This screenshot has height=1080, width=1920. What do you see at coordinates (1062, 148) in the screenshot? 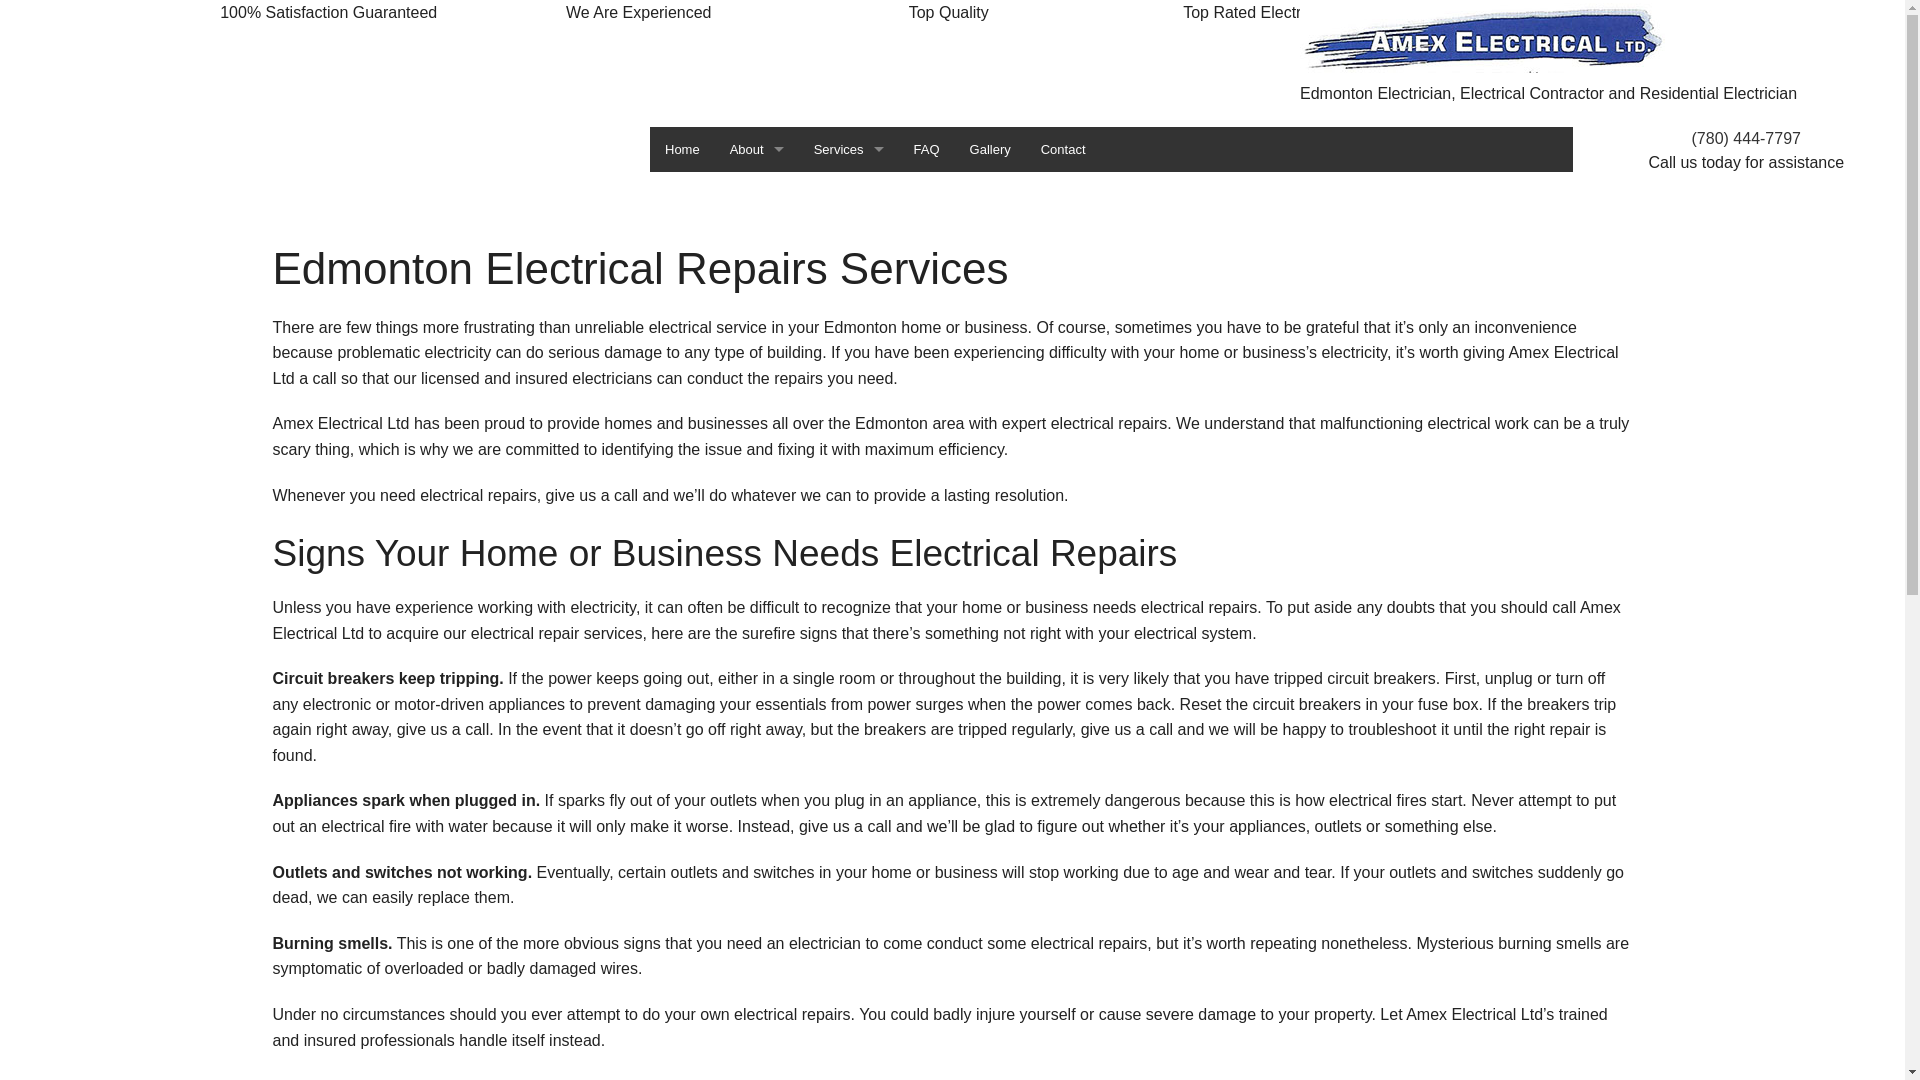
I see `'Contact'` at bounding box center [1062, 148].